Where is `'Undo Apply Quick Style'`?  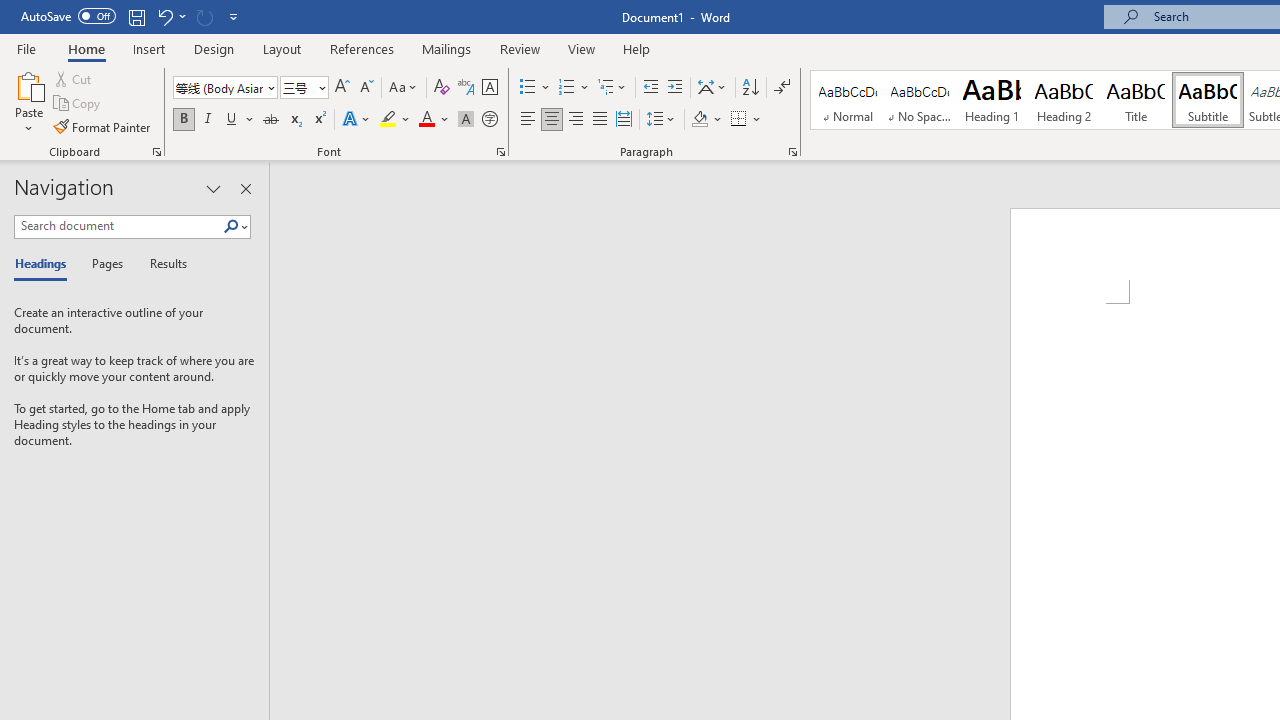
'Undo Apply Quick Style' is located at coordinates (164, 16).